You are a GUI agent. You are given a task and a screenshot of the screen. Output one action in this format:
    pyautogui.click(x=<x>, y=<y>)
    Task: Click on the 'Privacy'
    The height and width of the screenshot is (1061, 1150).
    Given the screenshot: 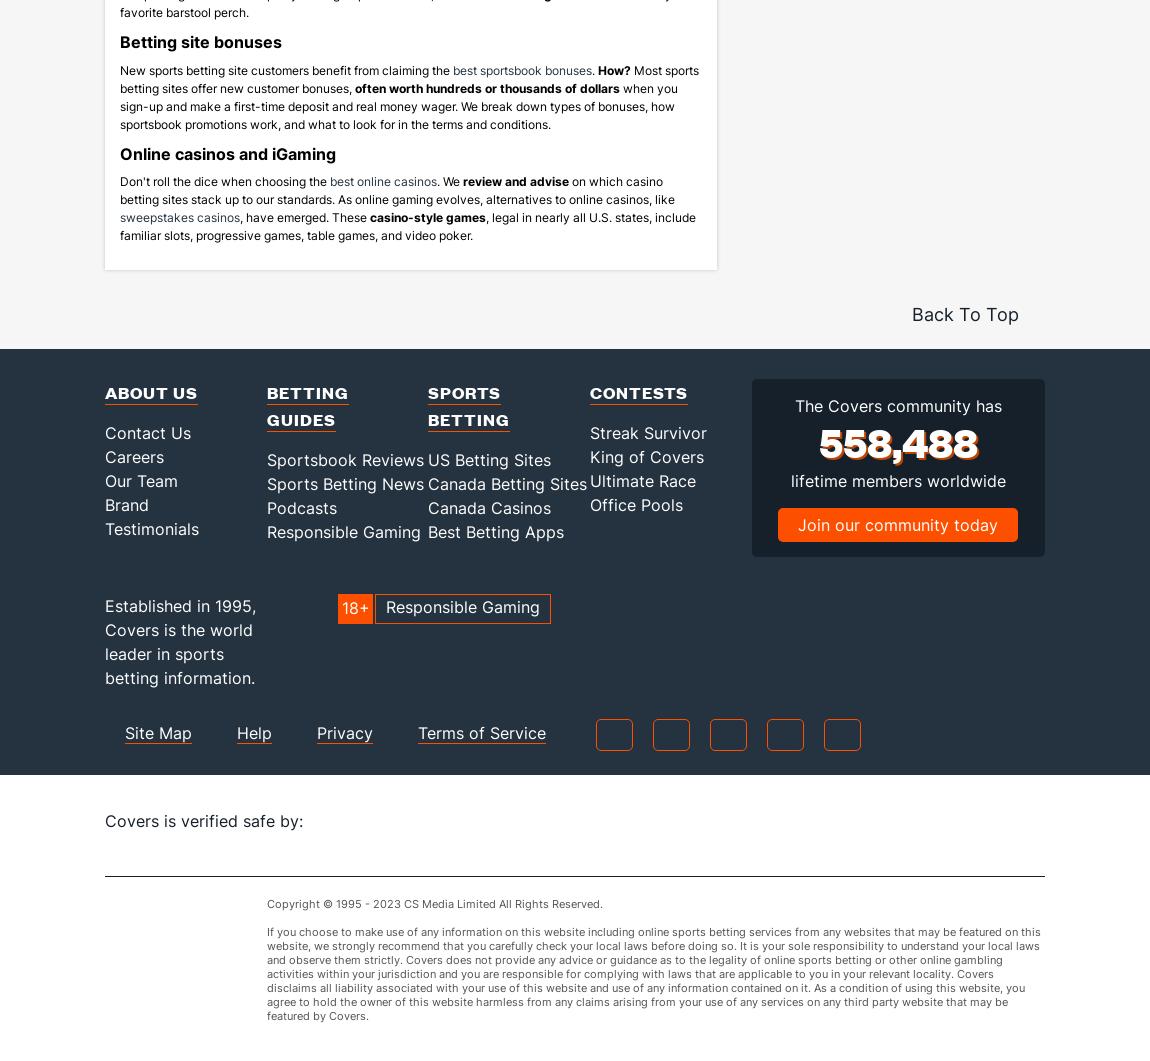 What is the action you would take?
    pyautogui.click(x=317, y=759)
    